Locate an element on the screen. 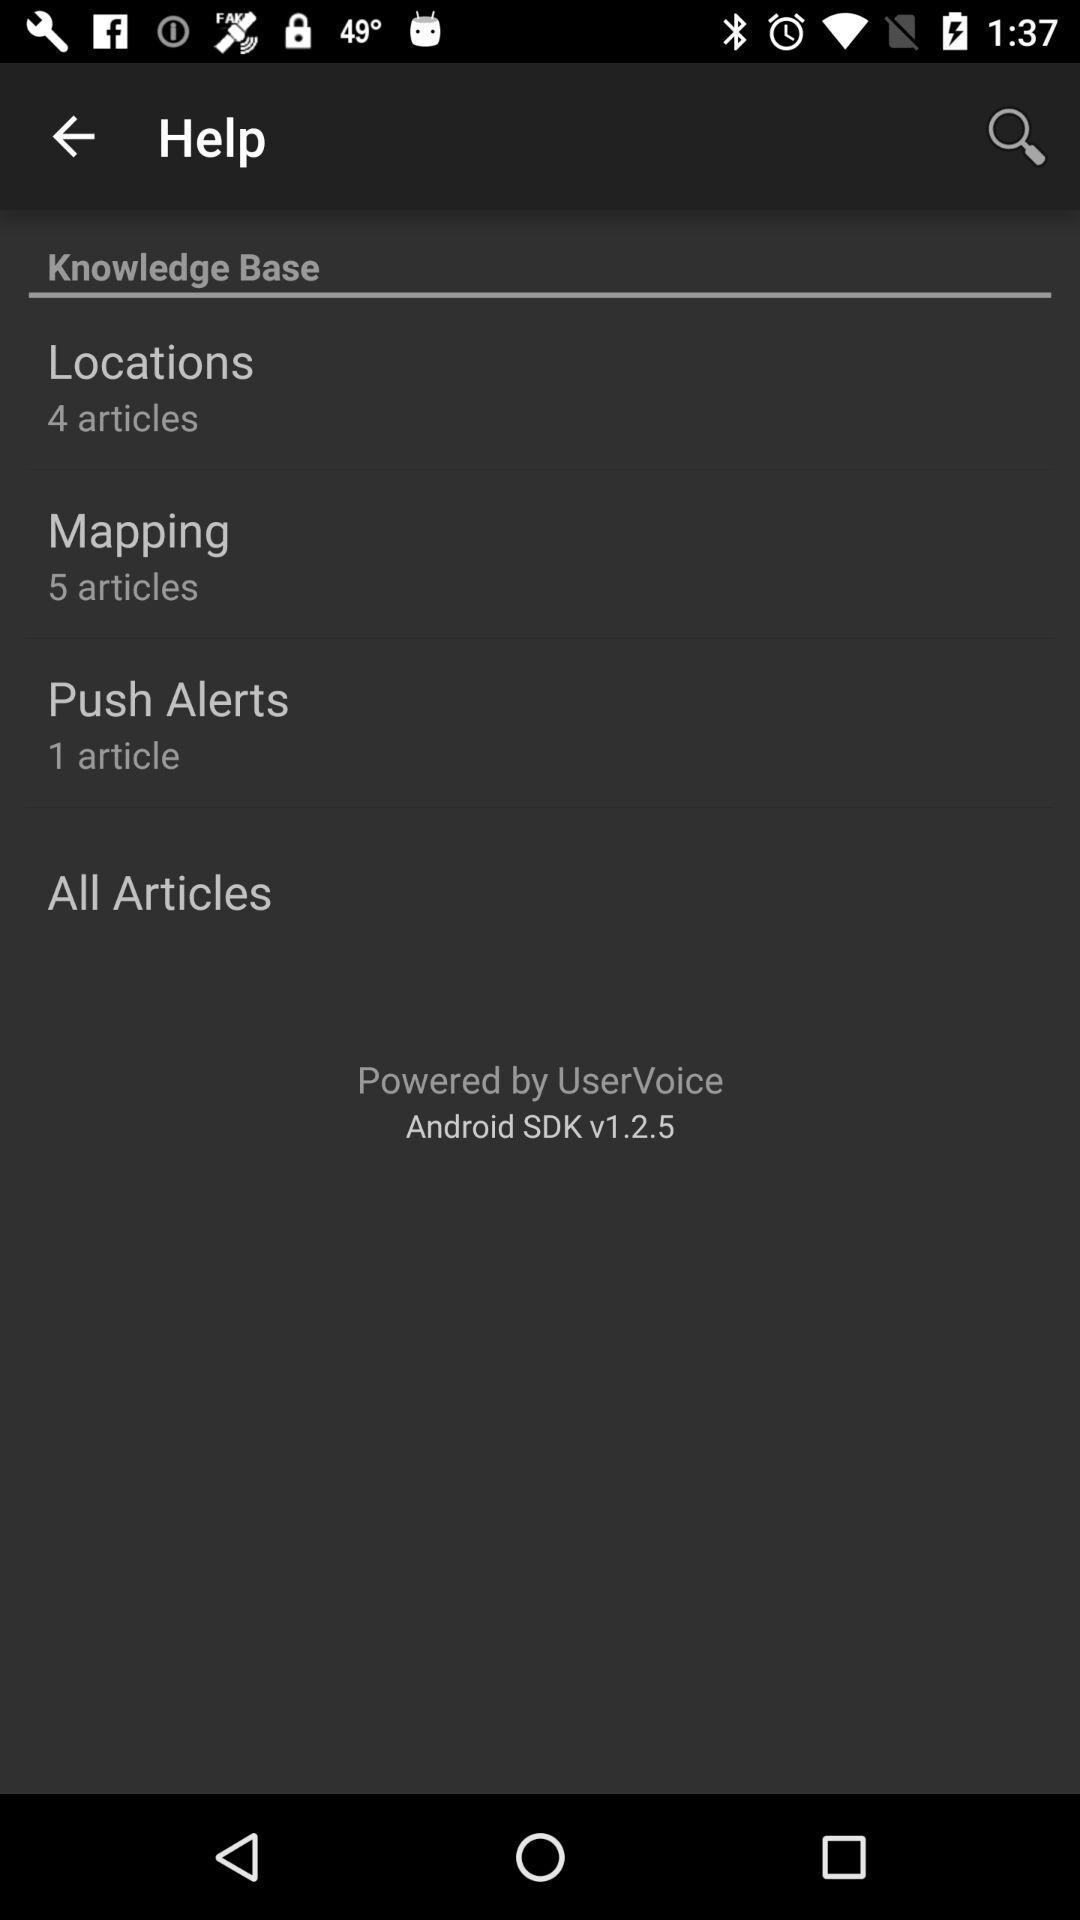 The image size is (1080, 1920). 1 article is located at coordinates (113, 753).